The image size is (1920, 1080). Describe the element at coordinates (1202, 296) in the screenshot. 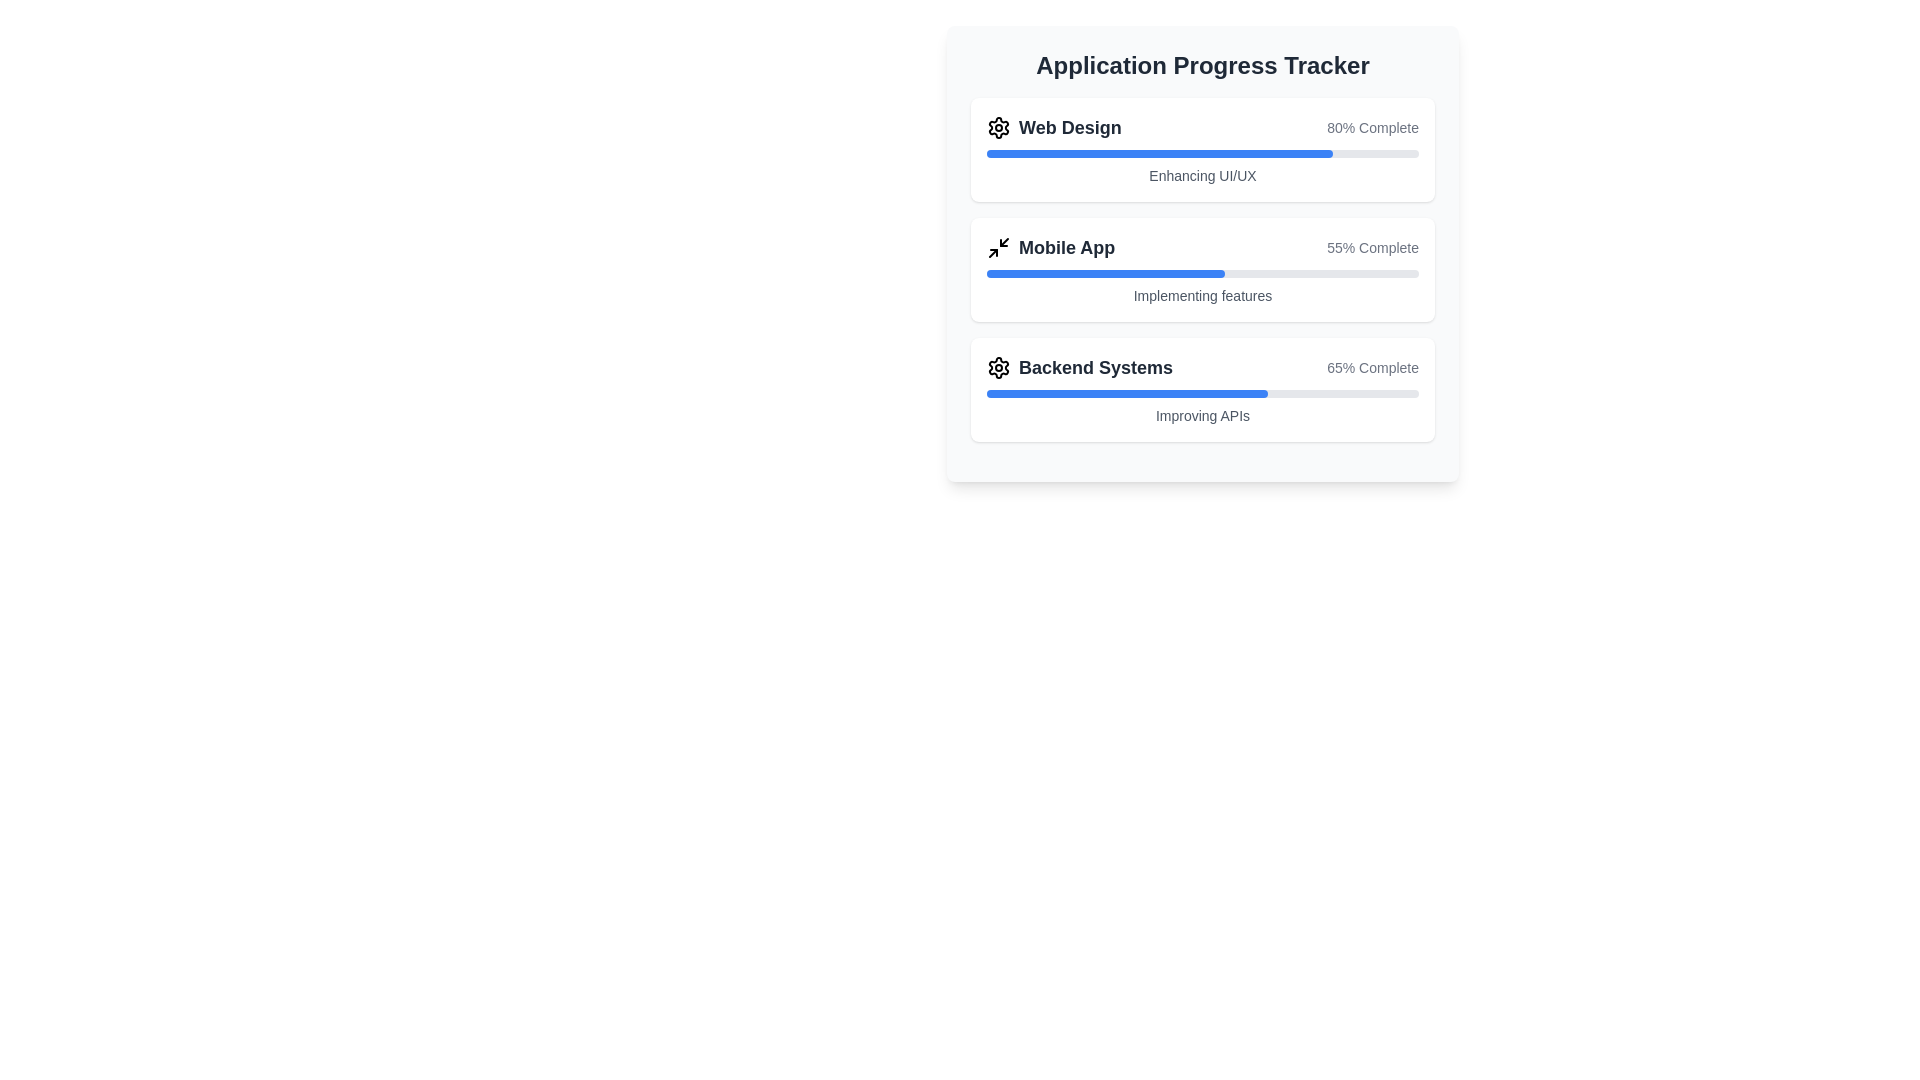

I see `the descriptive text label that indicates the progress status of the 'Mobile App' task, located below the blue progress bar in the second section of the 'Application Progress Tracker'` at that location.